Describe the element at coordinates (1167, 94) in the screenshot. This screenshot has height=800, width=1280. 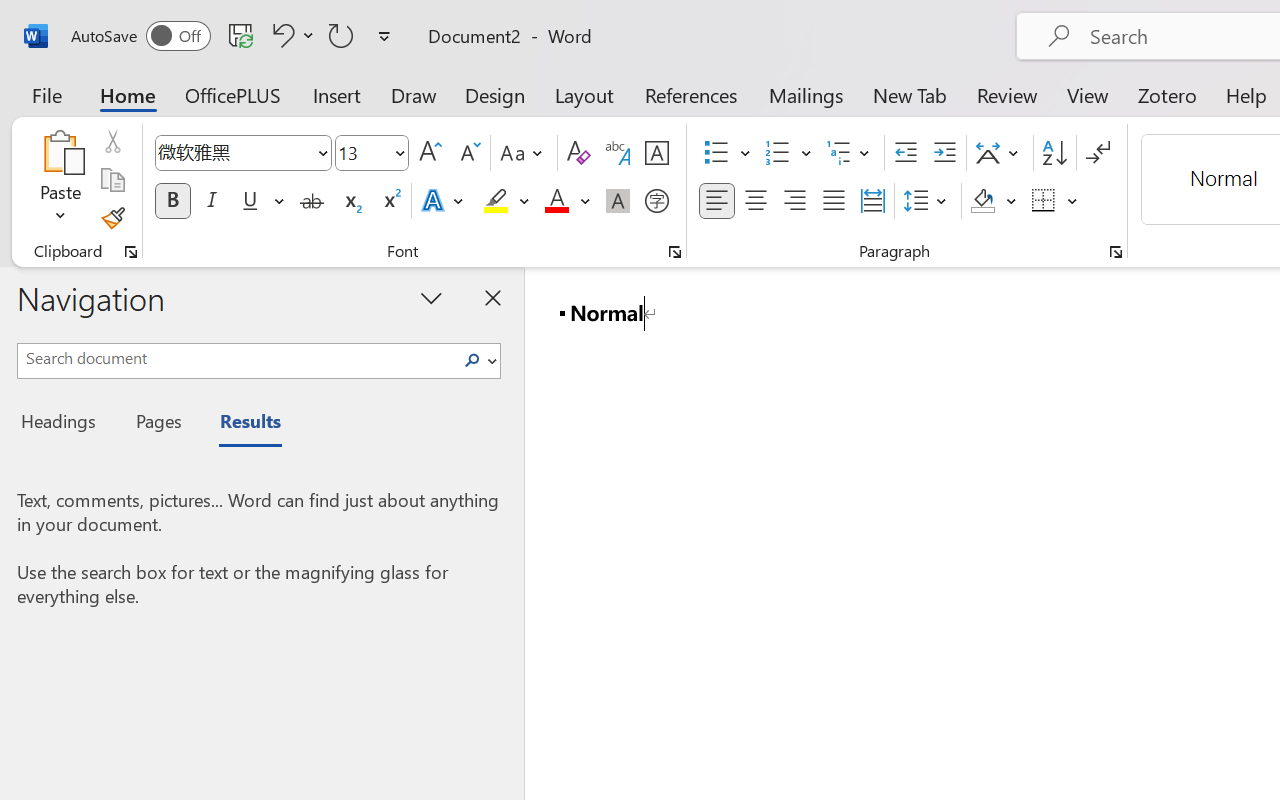
I see `'Zotero'` at that location.